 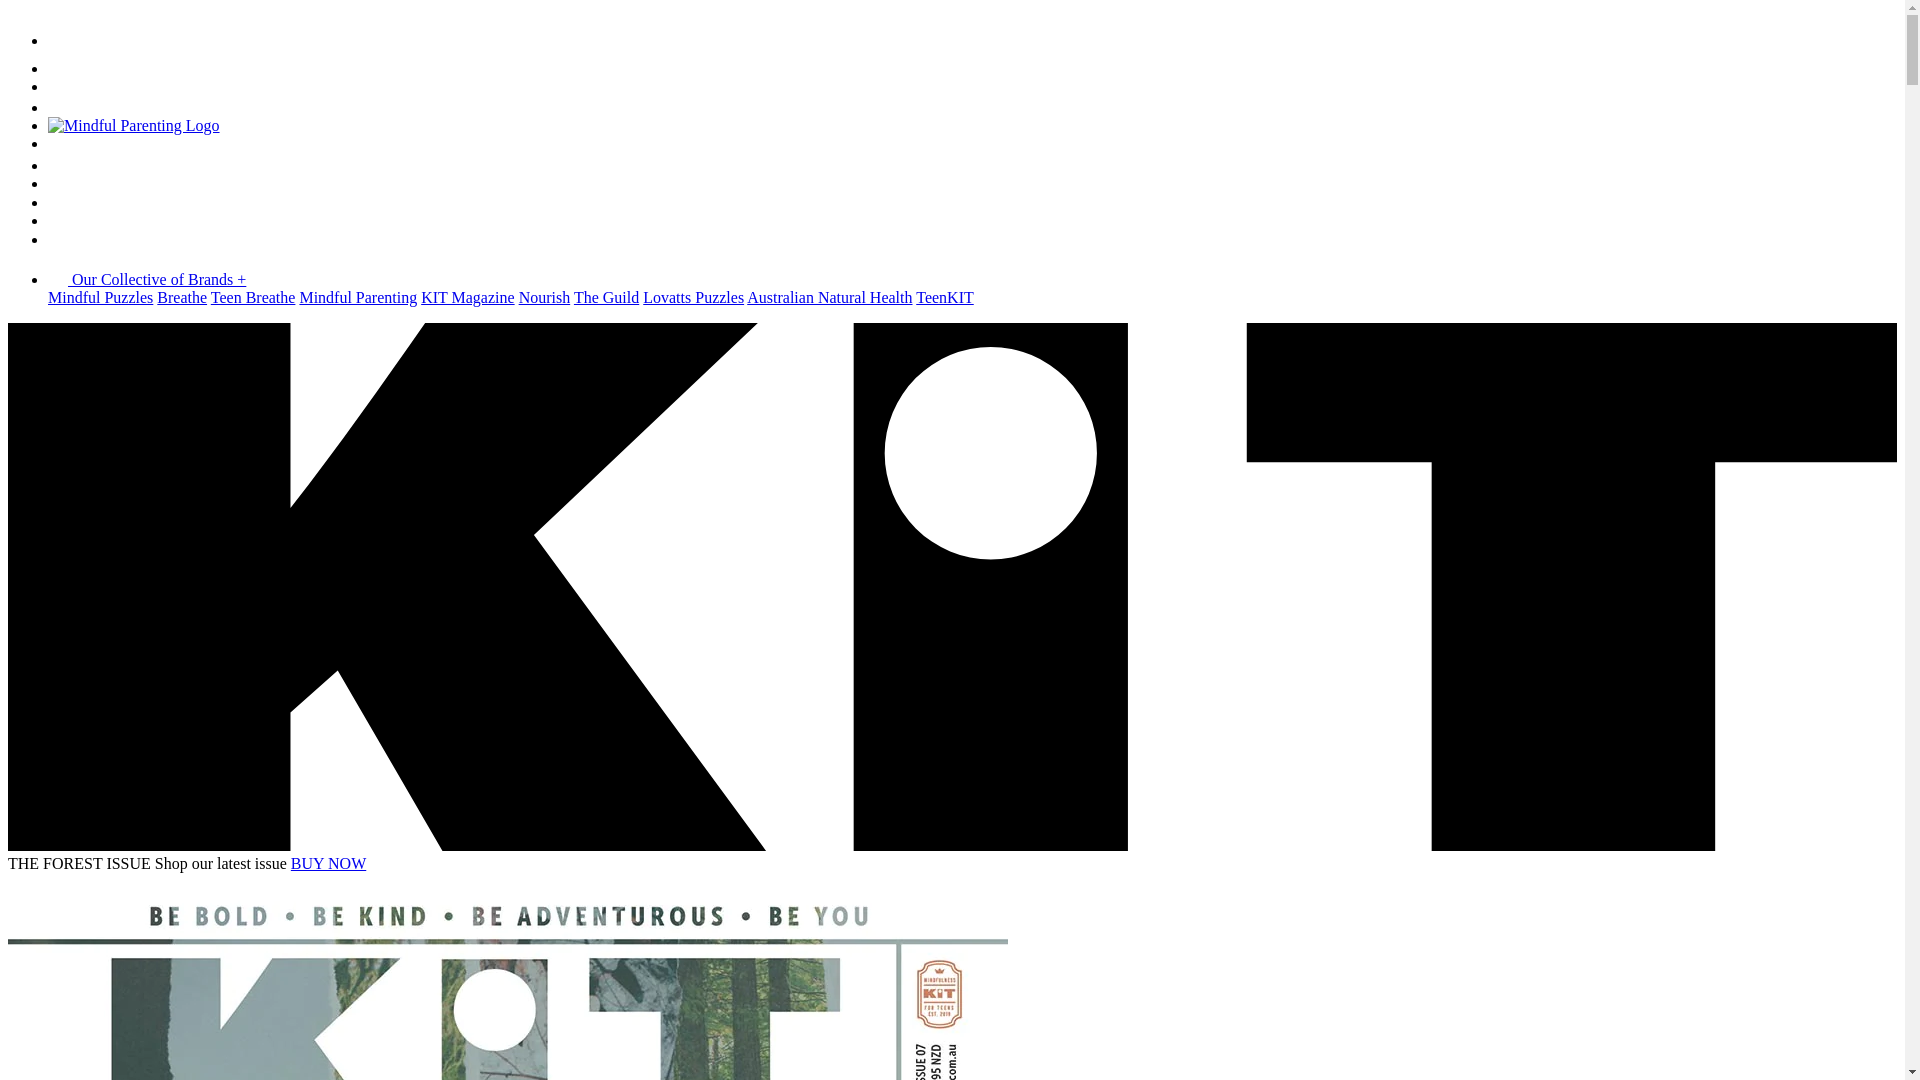 I want to click on 'Teen Breathe', so click(x=252, y=297).